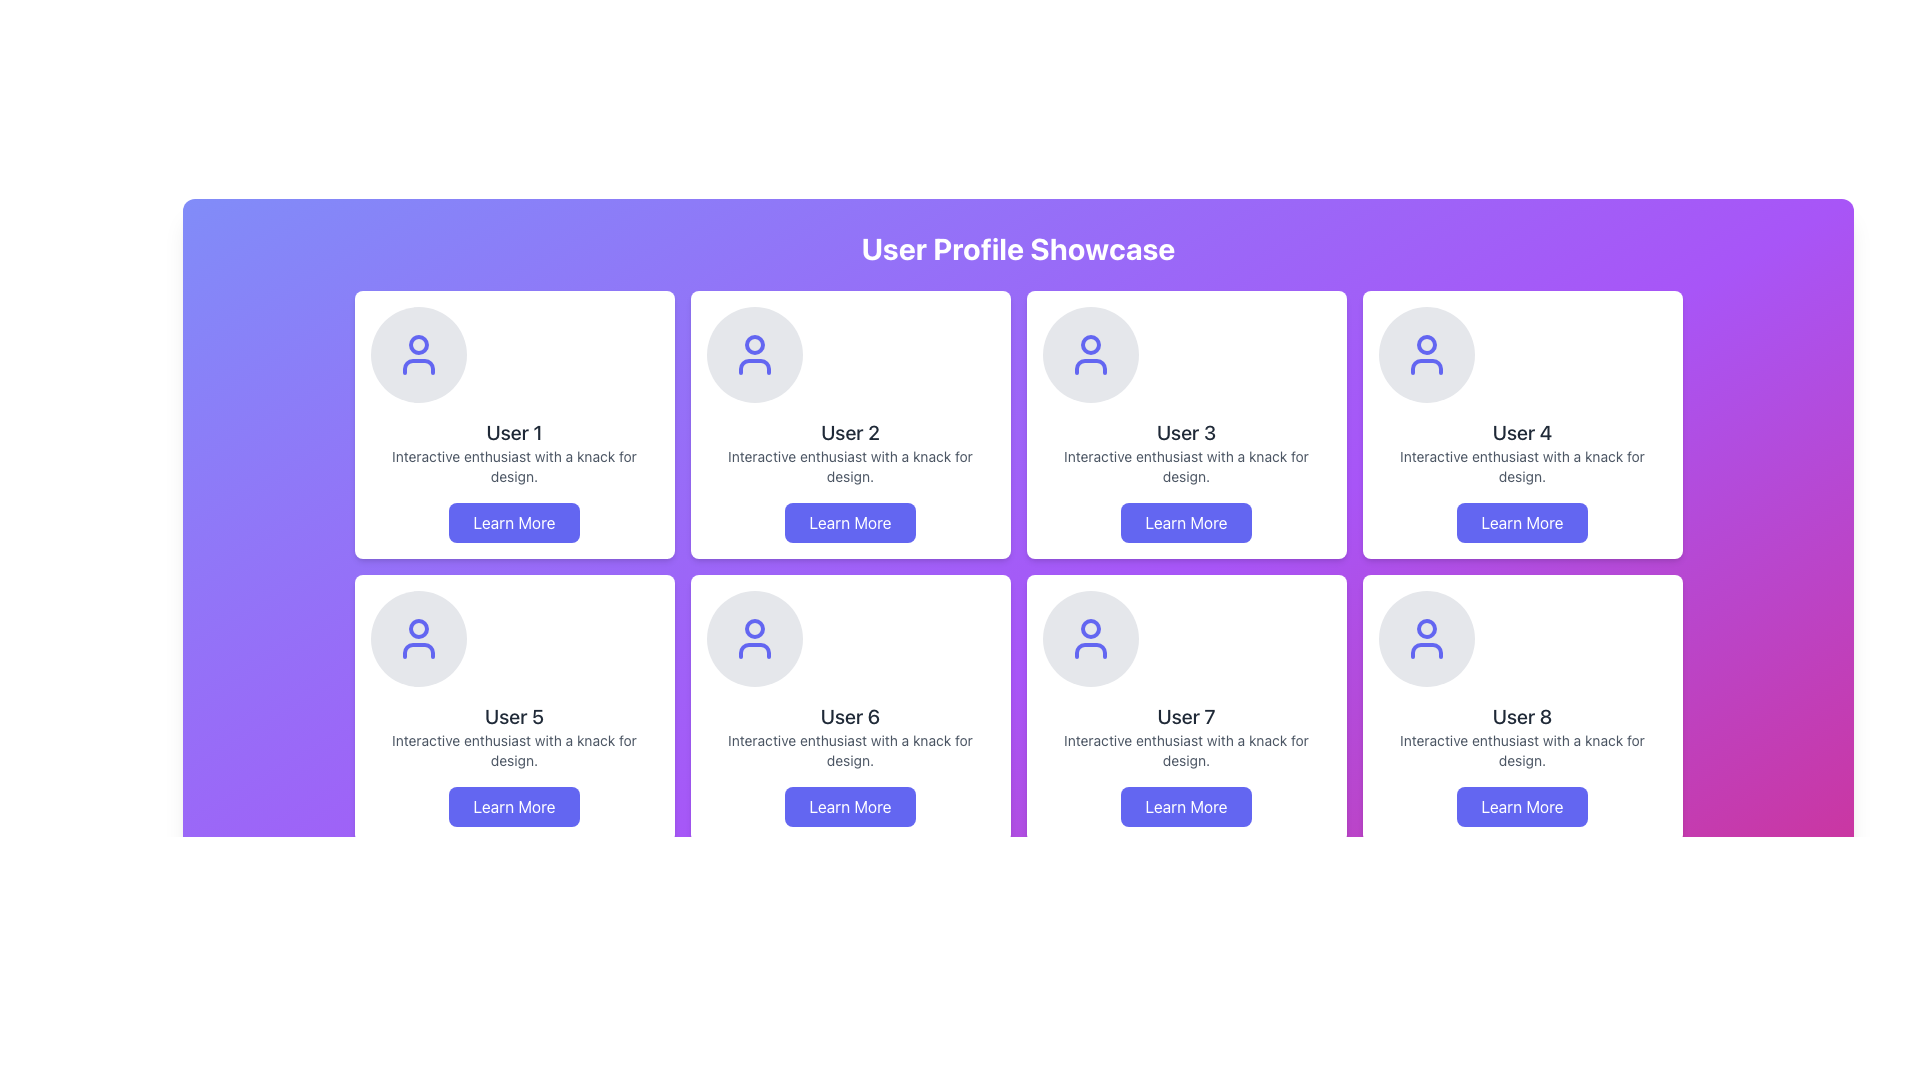 Image resolution: width=1920 pixels, height=1080 pixels. What do you see at coordinates (1186, 716) in the screenshot?
I see `the user identifier text label located at the bottom section of the profile card` at bounding box center [1186, 716].